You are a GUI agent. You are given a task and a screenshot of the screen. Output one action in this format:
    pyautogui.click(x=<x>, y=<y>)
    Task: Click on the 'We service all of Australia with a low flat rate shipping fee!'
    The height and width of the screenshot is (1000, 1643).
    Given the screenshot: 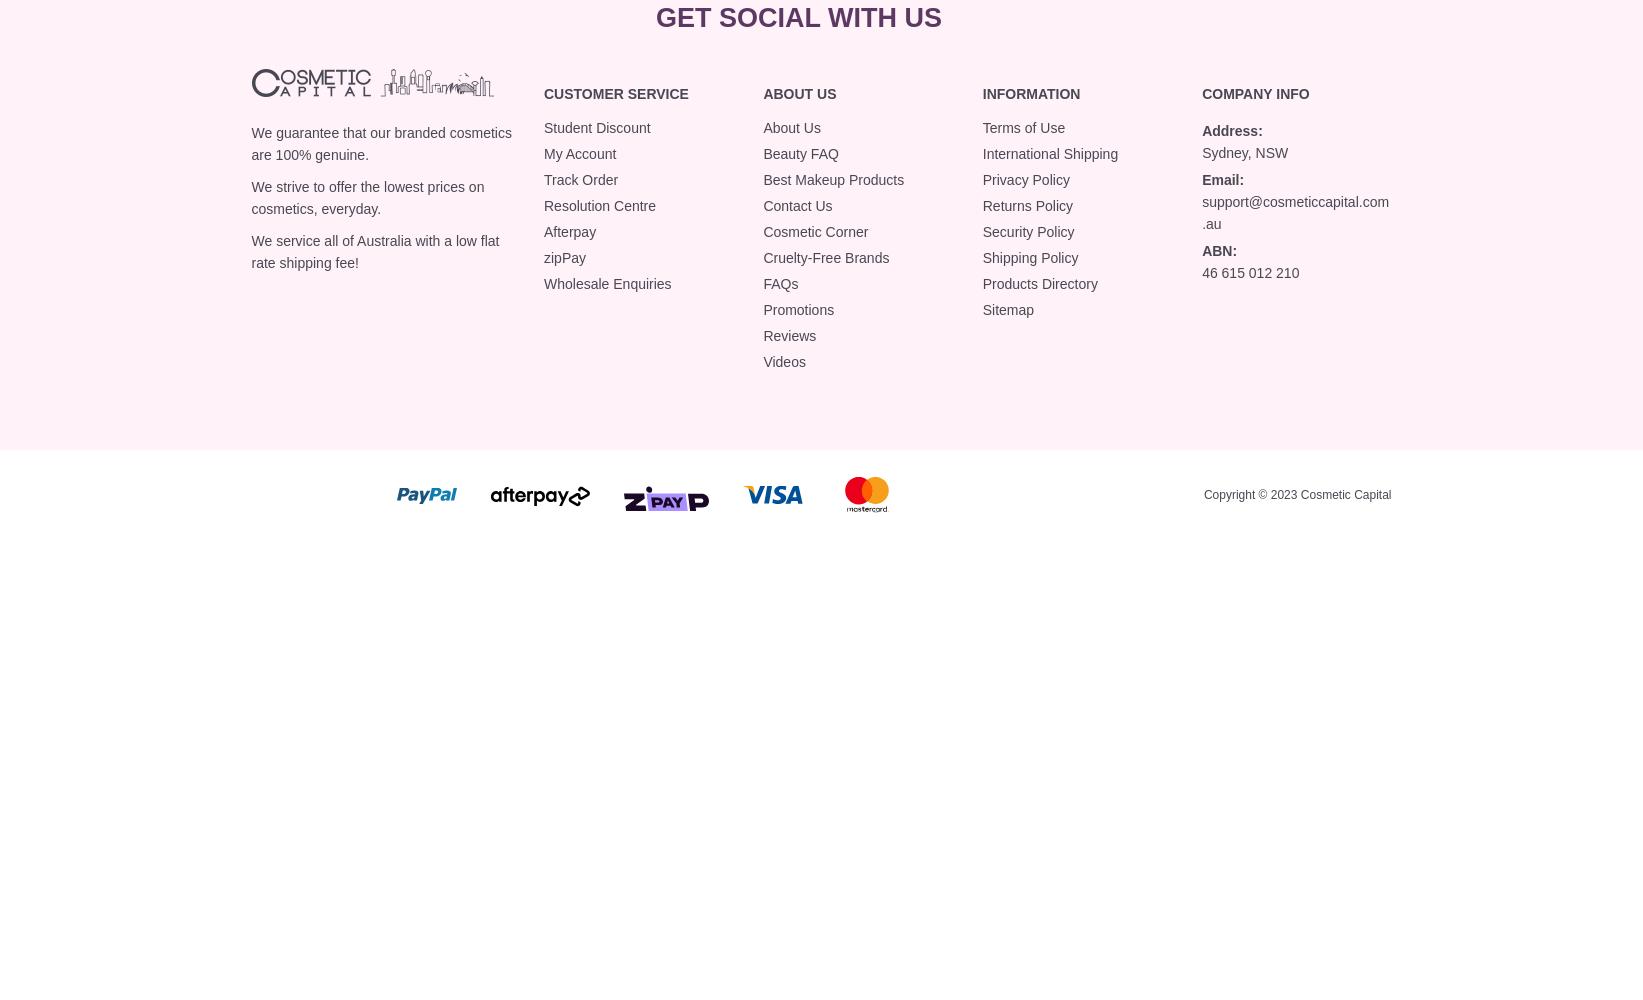 What is the action you would take?
    pyautogui.click(x=251, y=251)
    